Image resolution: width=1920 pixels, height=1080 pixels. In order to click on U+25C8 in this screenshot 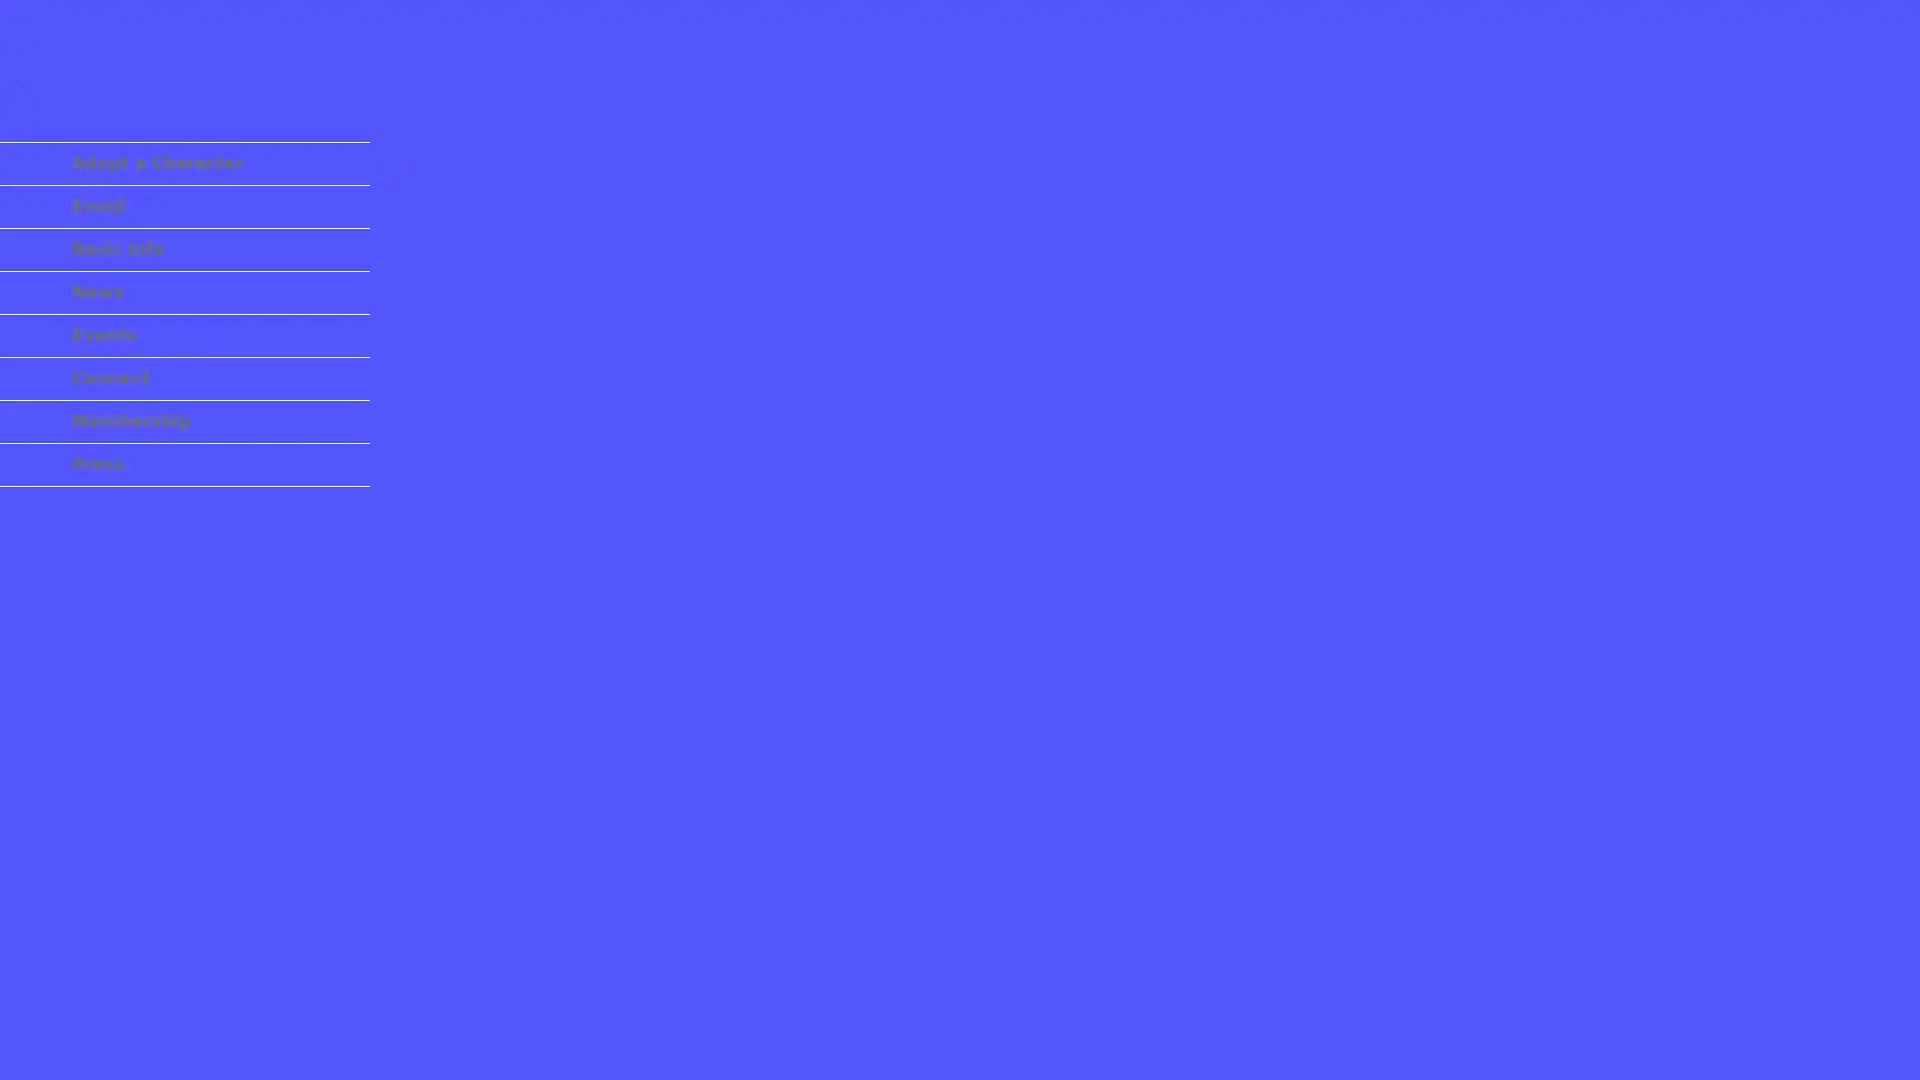, I will do `click(595, 226)`.